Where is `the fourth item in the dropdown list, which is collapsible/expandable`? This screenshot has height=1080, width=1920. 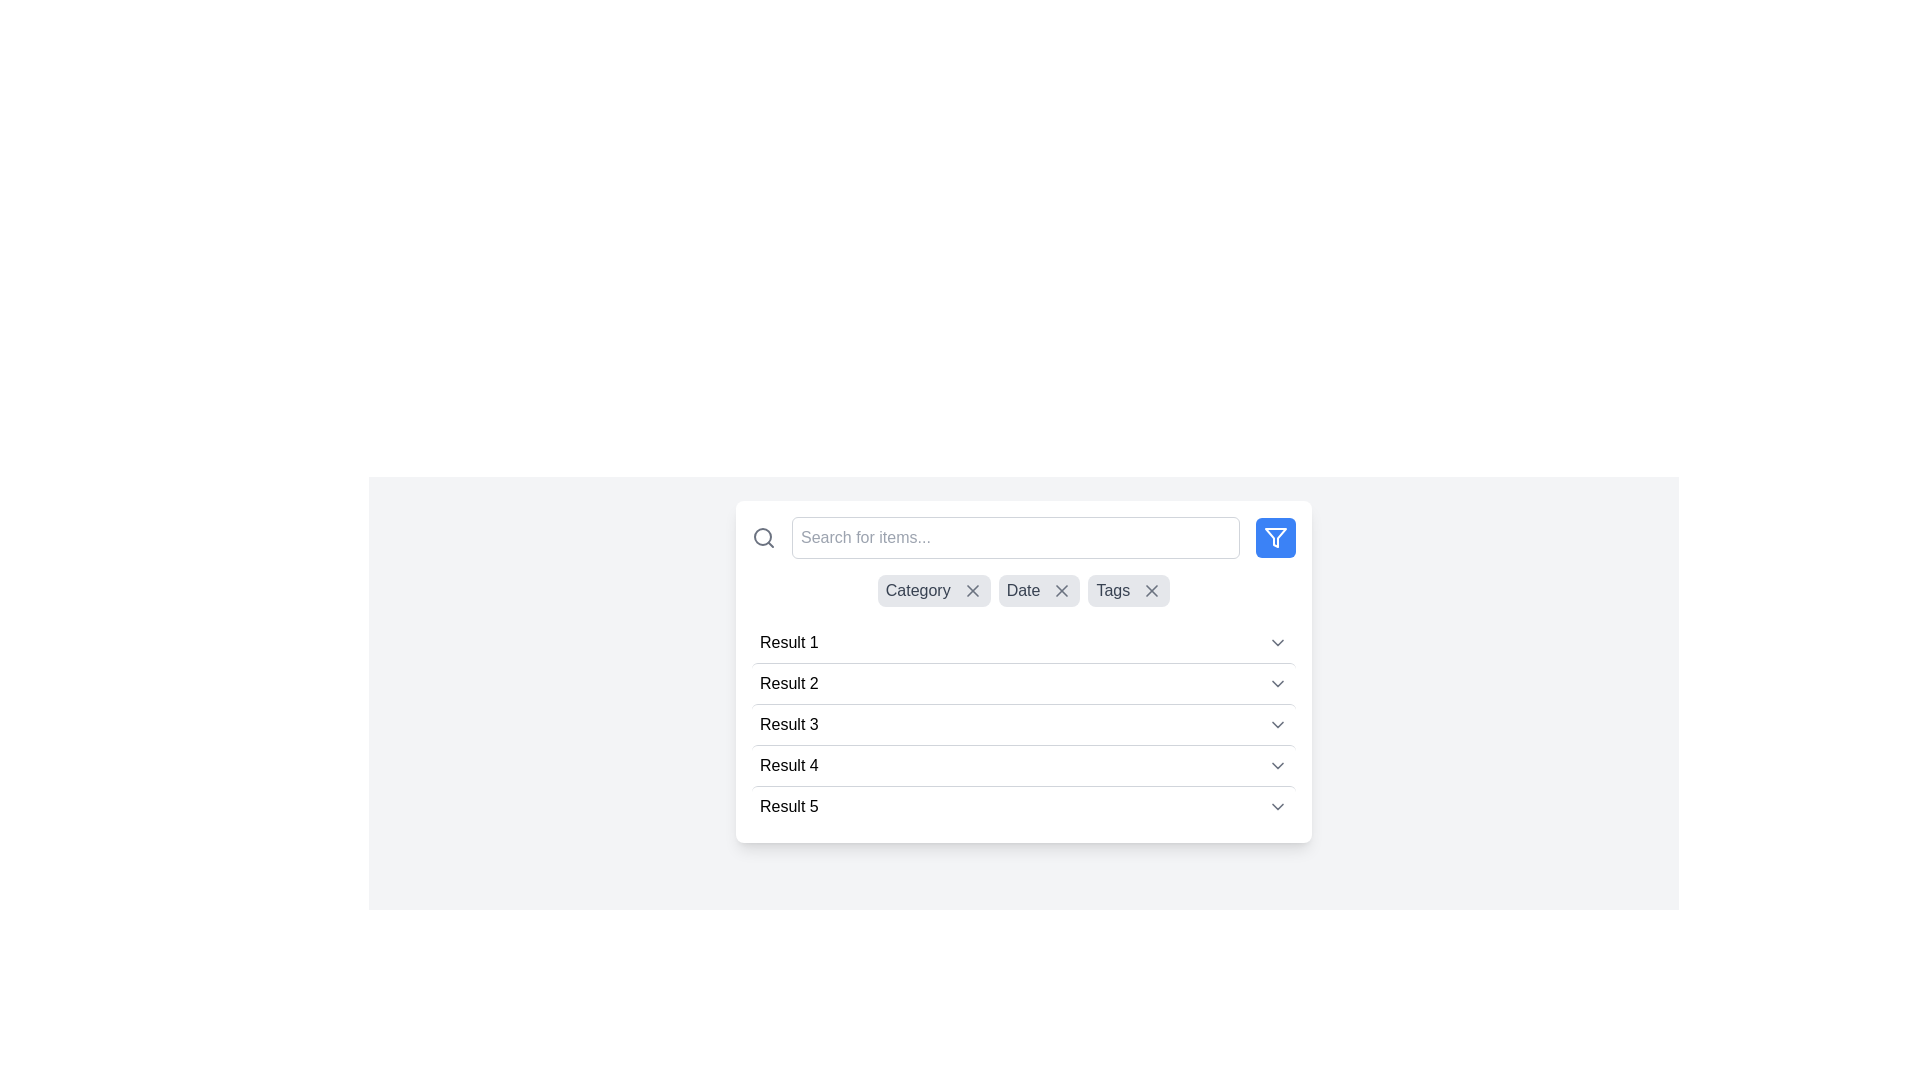
the fourth item in the dropdown list, which is collapsible/expandable is located at coordinates (1023, 764).